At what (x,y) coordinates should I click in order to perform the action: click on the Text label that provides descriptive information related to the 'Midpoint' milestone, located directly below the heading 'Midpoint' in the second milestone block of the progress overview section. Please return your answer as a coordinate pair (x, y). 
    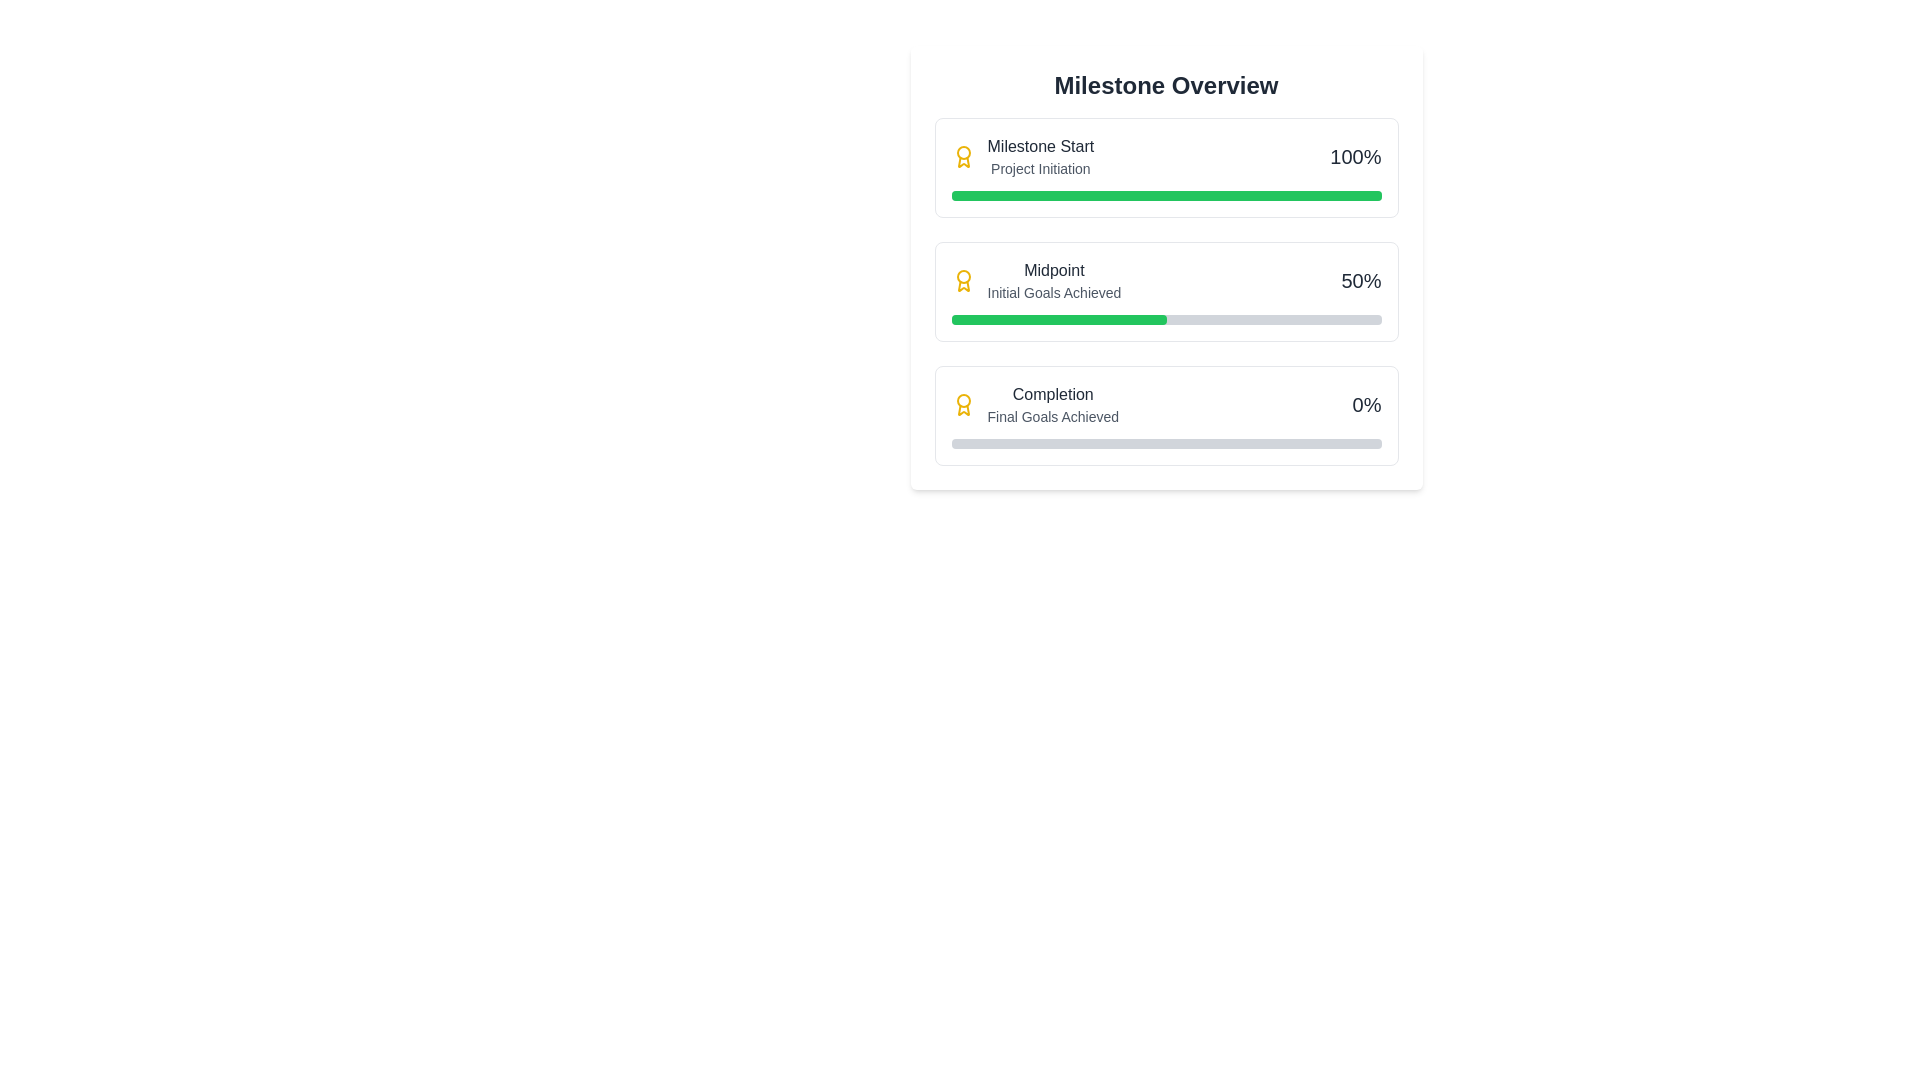
    Looking at the image, I should click on (1053, 293).